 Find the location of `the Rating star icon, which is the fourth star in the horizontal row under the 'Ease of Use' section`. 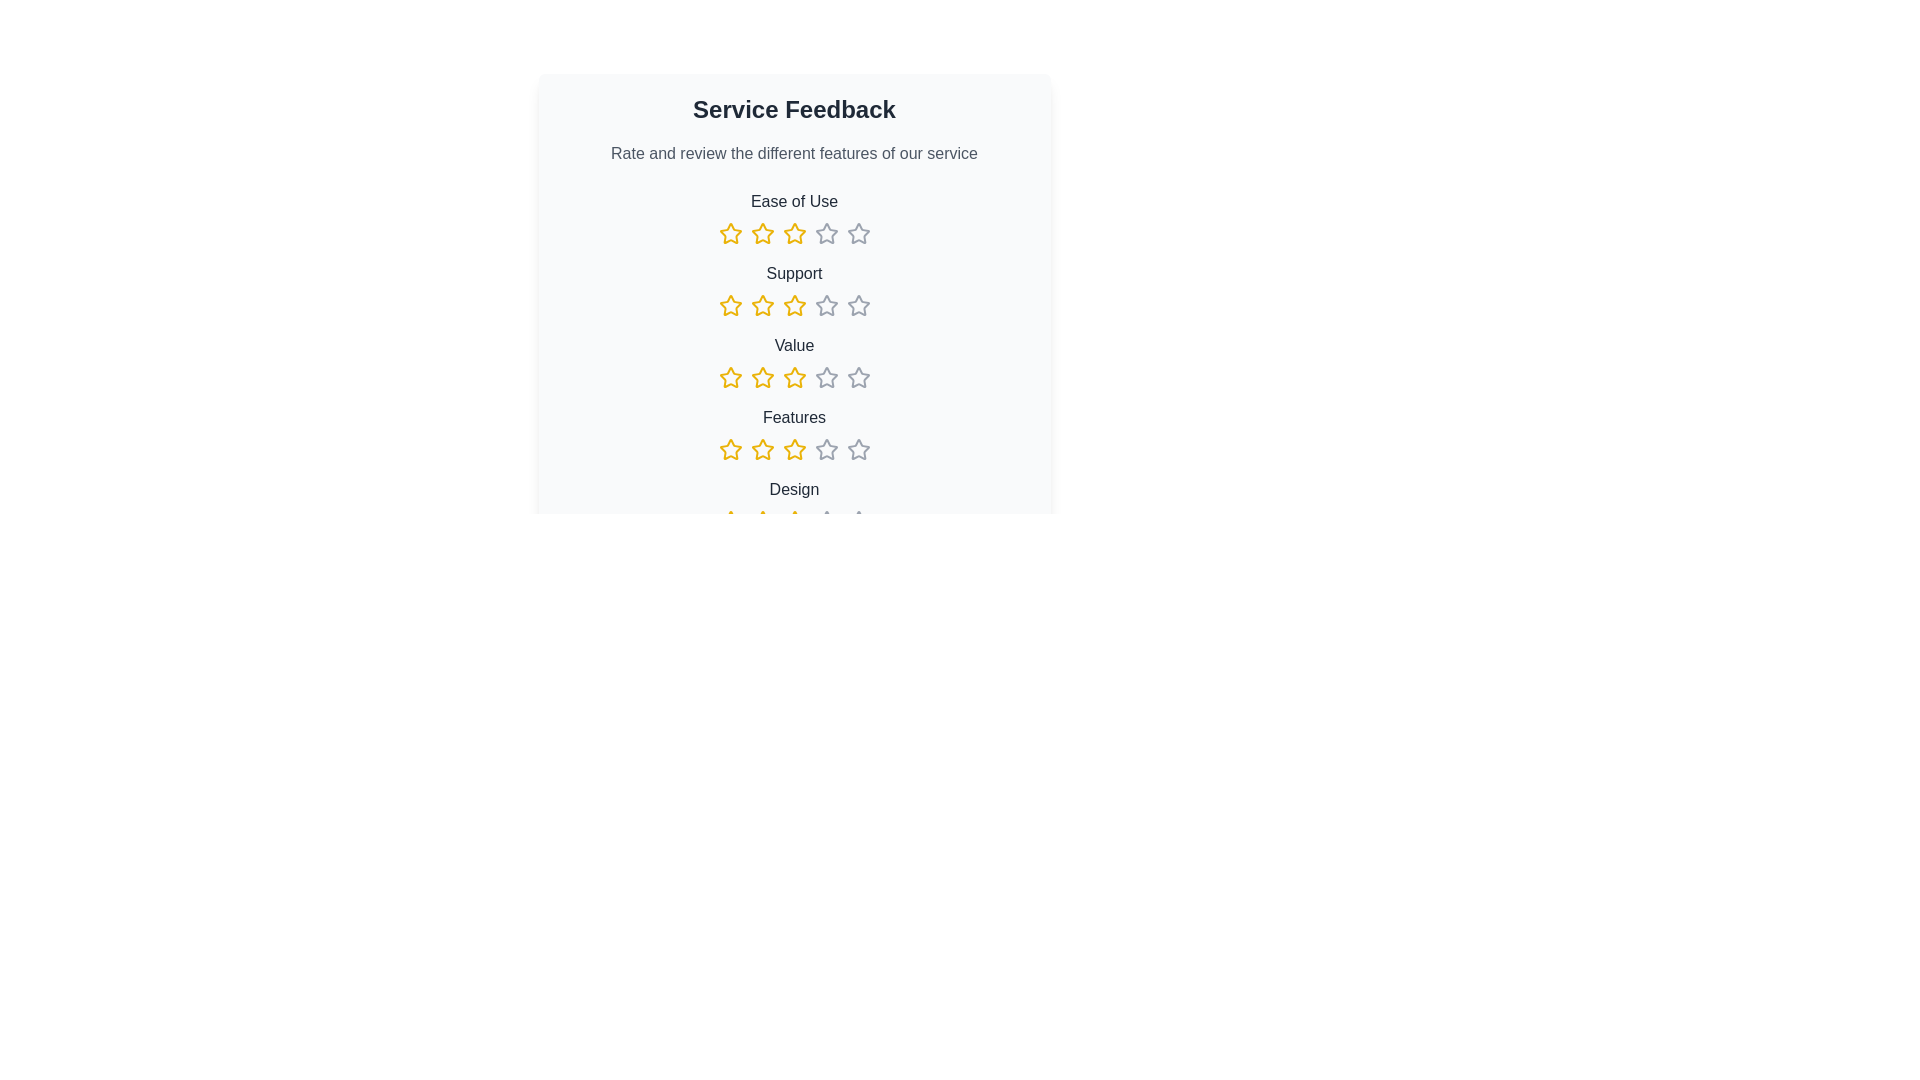

the Rating star icon, which is the fourth star in the horizontal row under the 'Ease of Use' section is located at coordinates (793, 233).